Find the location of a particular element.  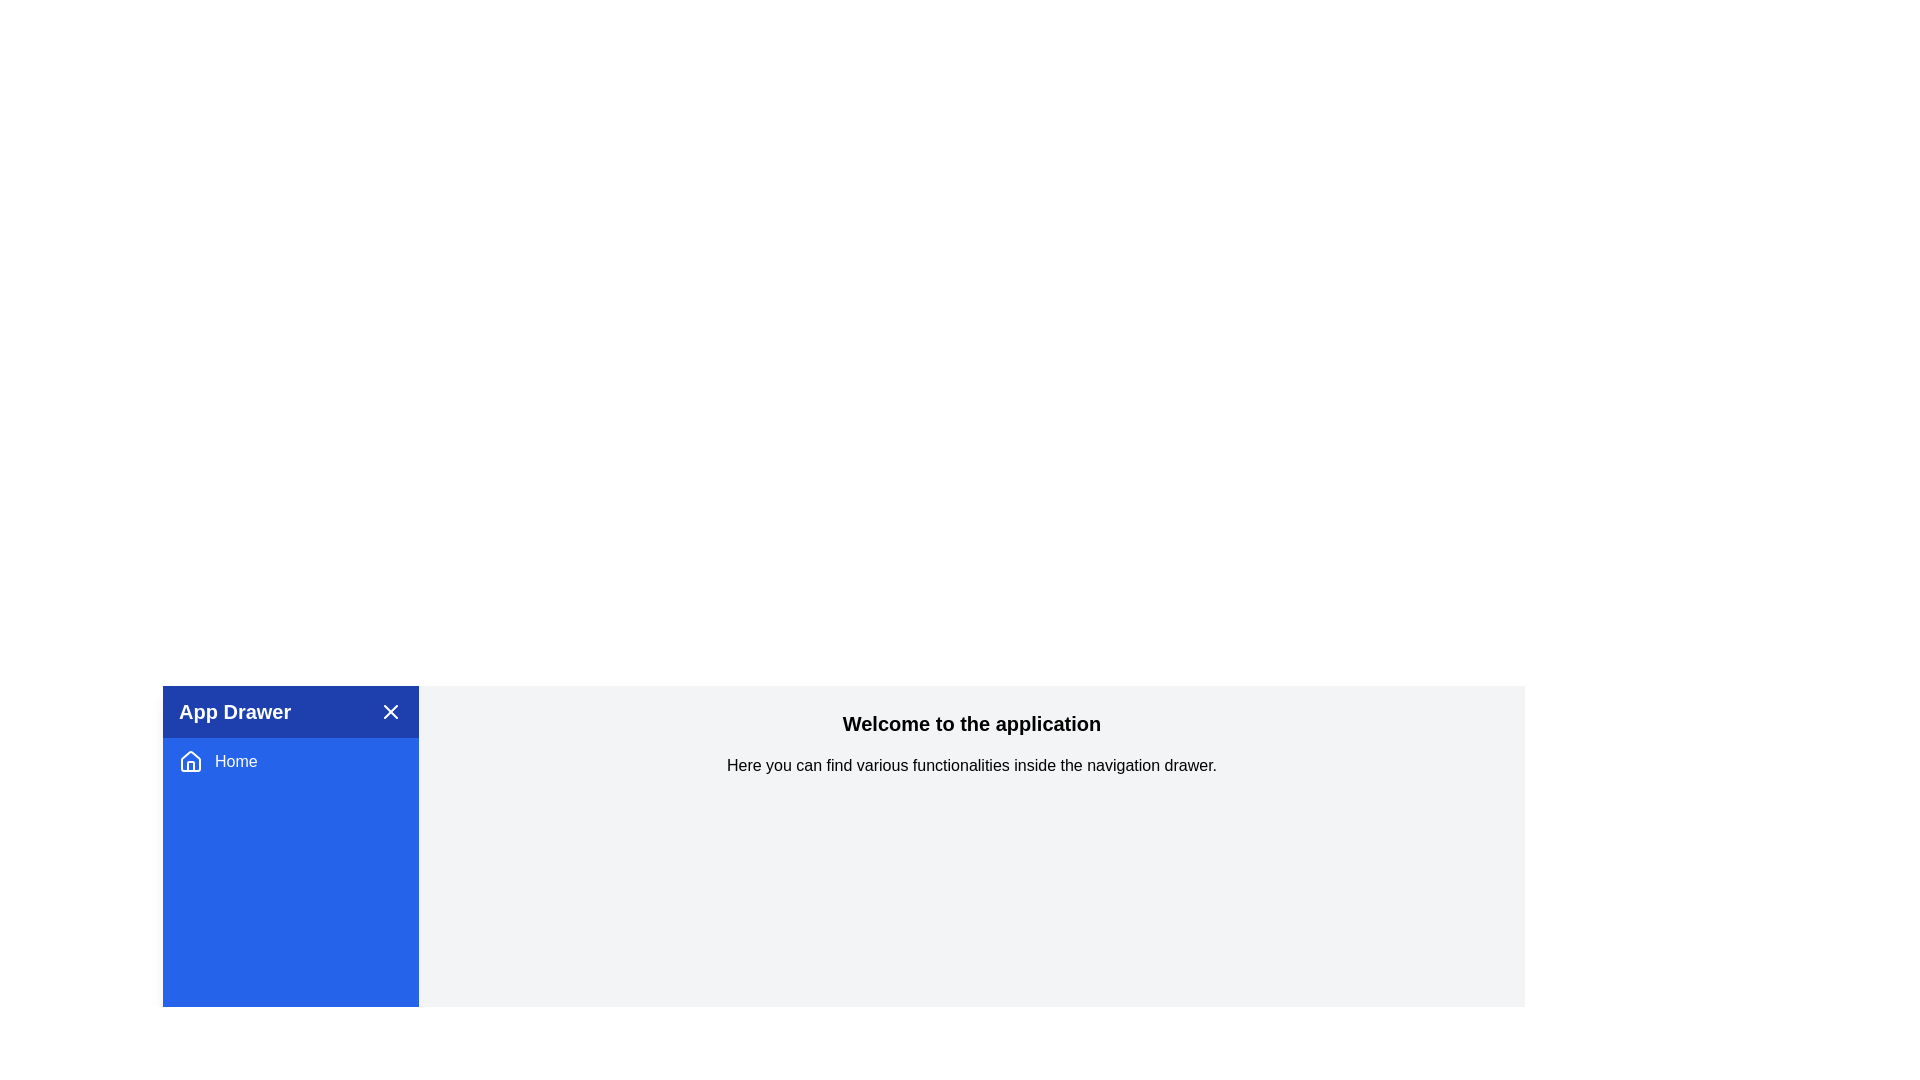

'Home' icon located in the left-side navigation drawer, which serves as a link to the home page or main dashboard is located at coordinates (191, 760).